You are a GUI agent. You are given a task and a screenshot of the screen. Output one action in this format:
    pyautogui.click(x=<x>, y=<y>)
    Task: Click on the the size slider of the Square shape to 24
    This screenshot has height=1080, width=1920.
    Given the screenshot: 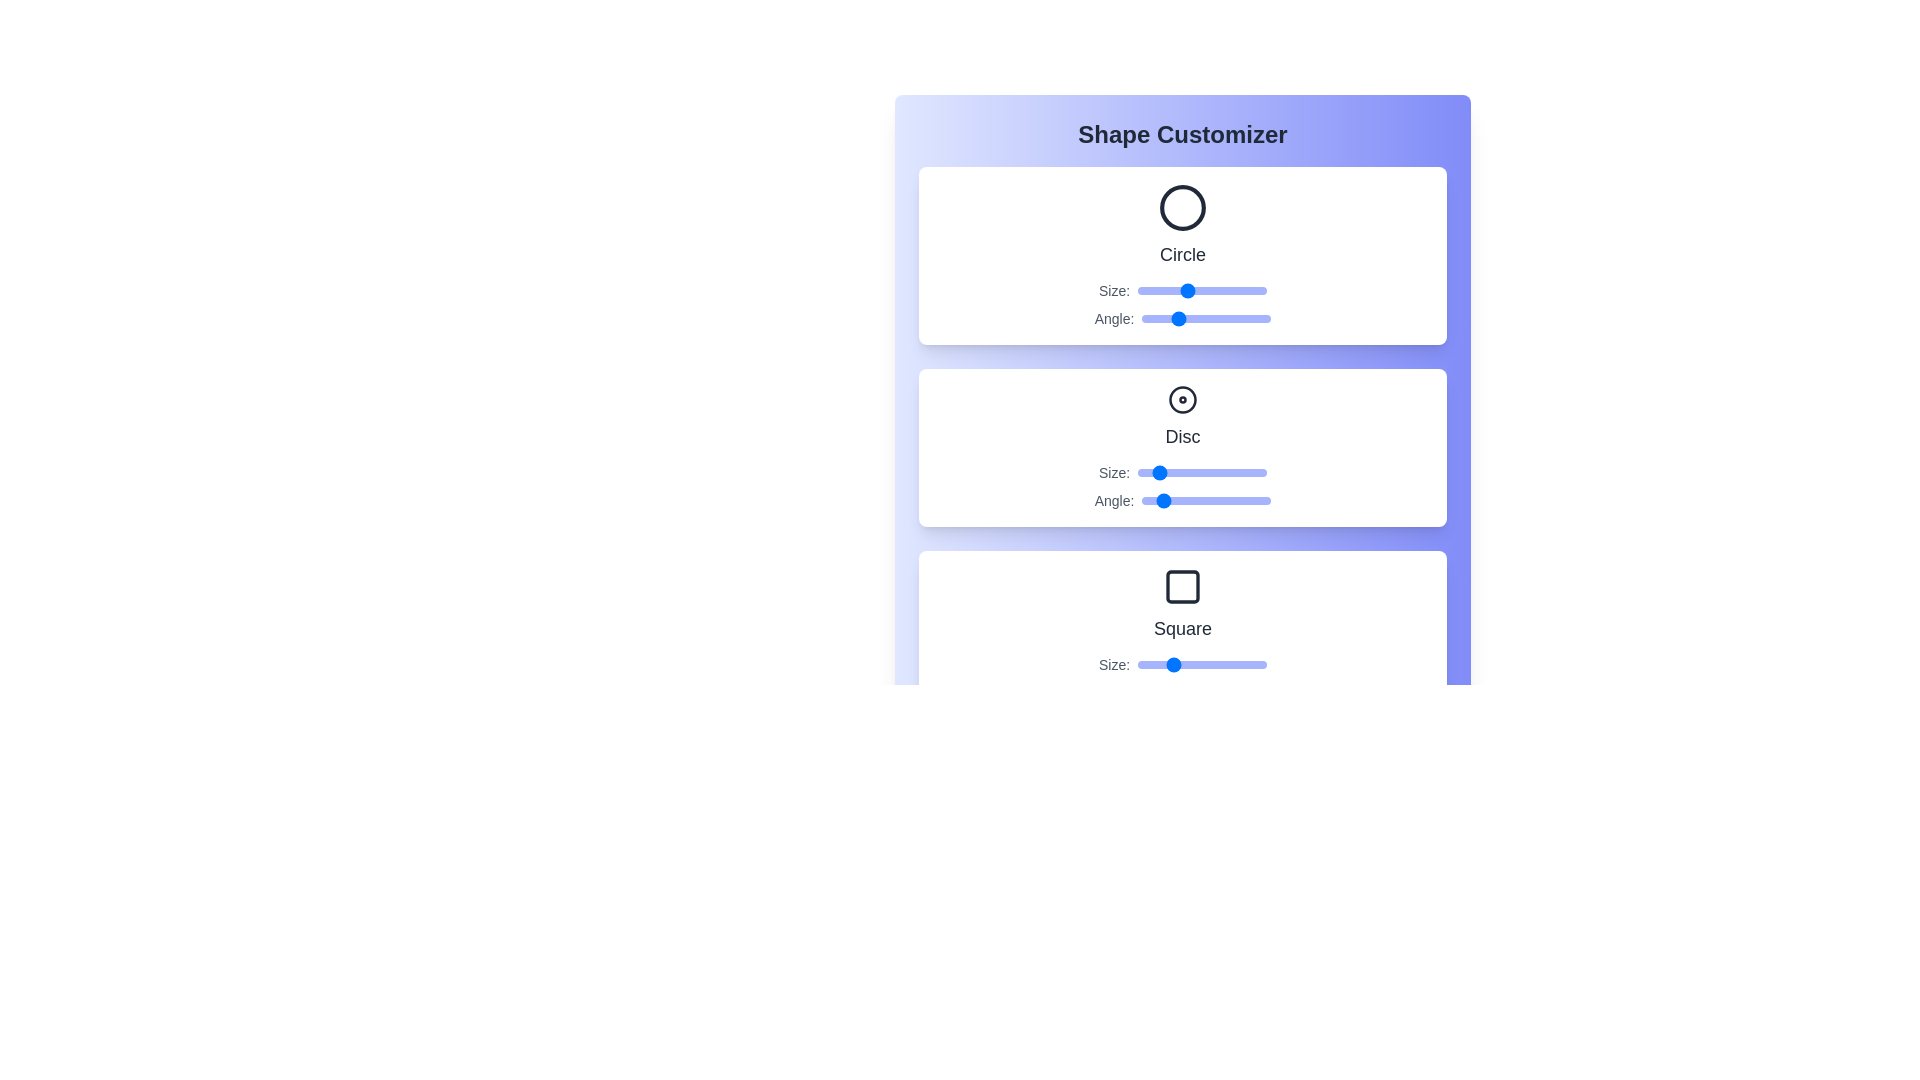 What is the action you would take?
    pyautogui.click(x=1144, y=664)
    